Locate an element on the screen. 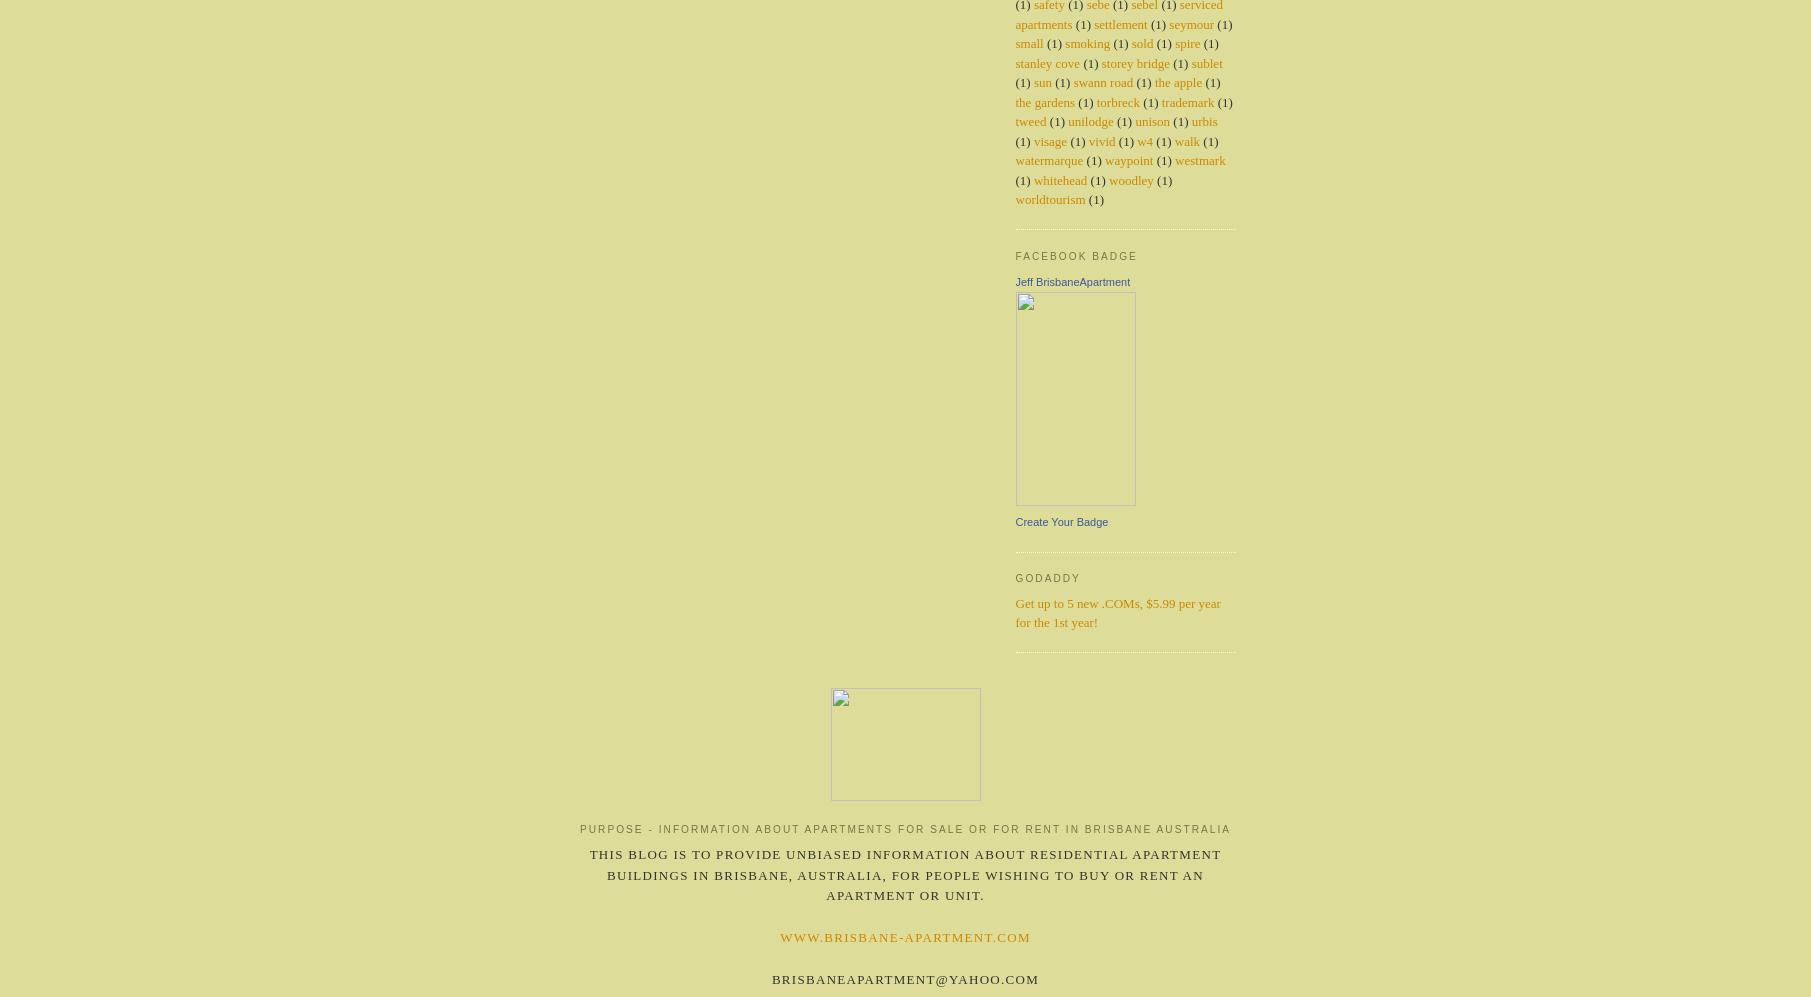 The width and height of the screenshot is (1811, 997). 'brisbaneapartment@yahoo.com' is located at coordinates (904, 977).